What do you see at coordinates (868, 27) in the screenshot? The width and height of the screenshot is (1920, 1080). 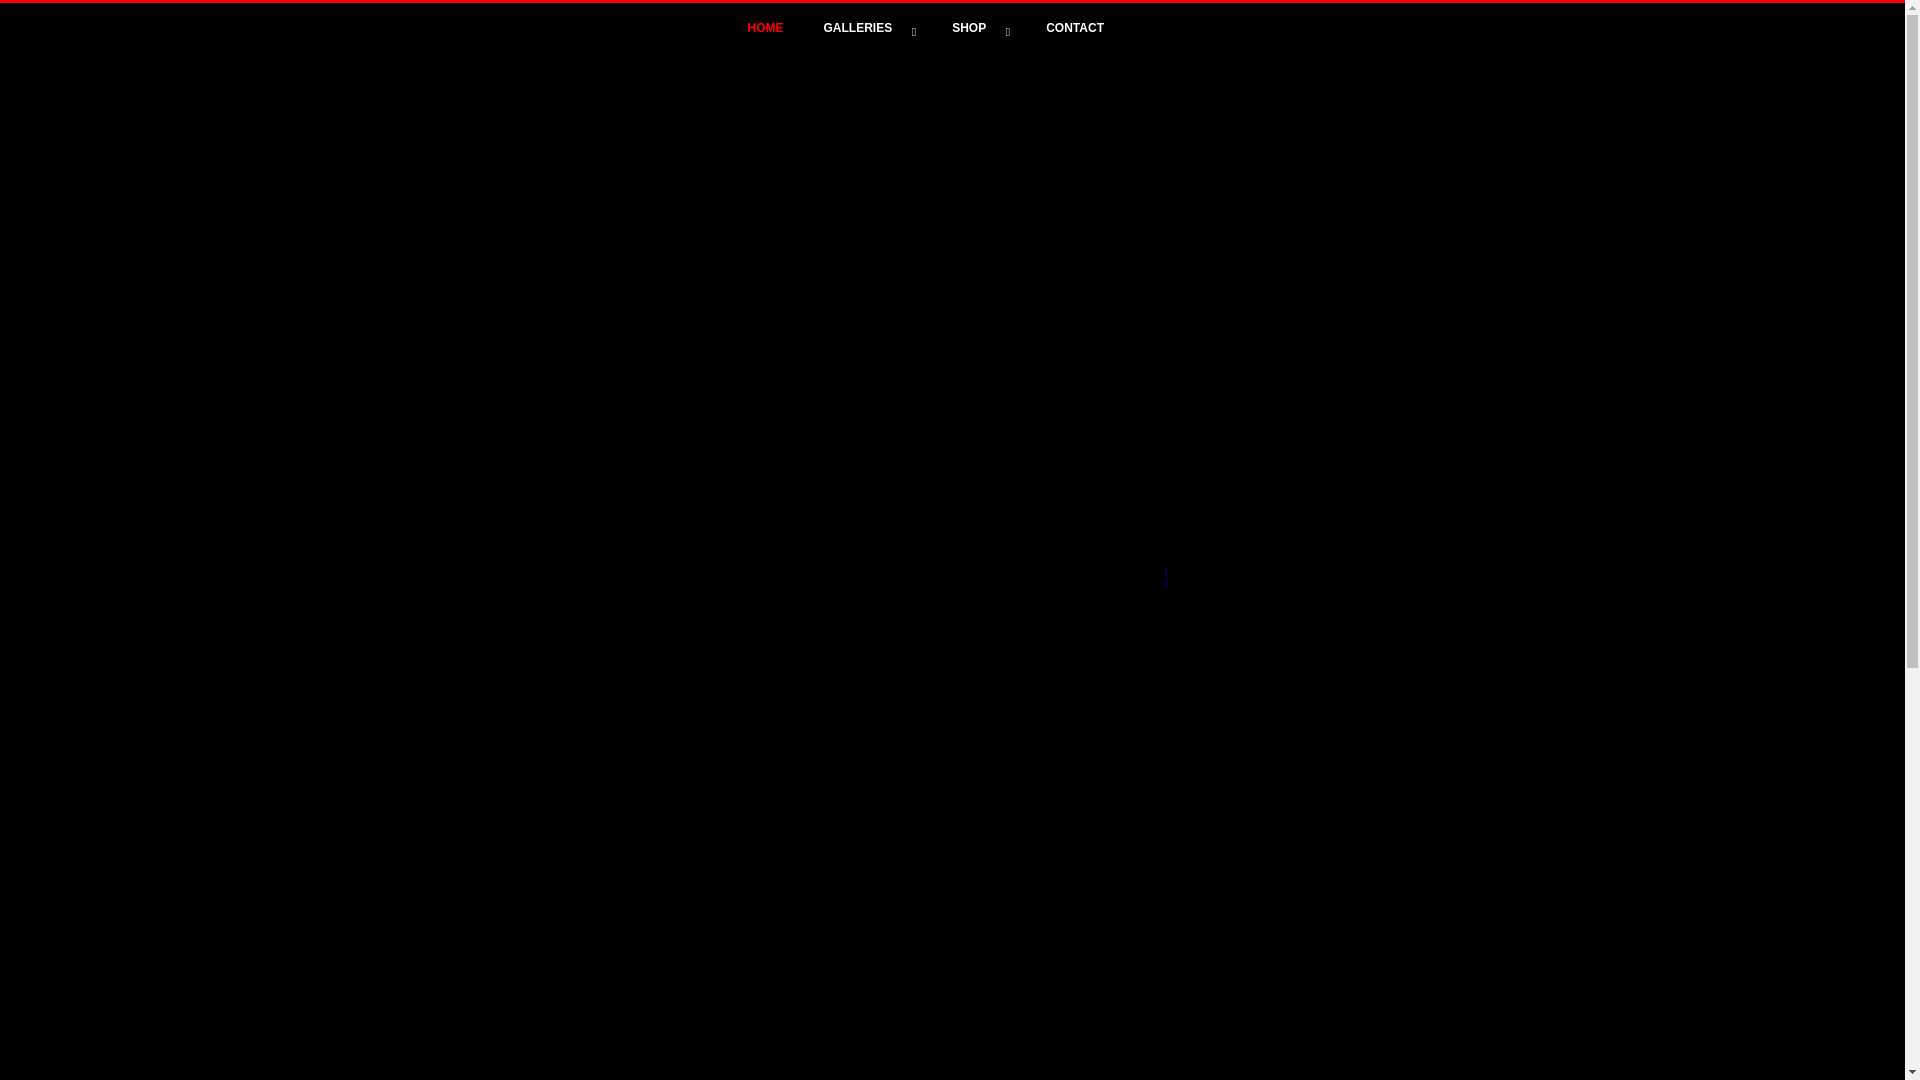 I see `'GALLERIES'` at bounding box center [868, 27].